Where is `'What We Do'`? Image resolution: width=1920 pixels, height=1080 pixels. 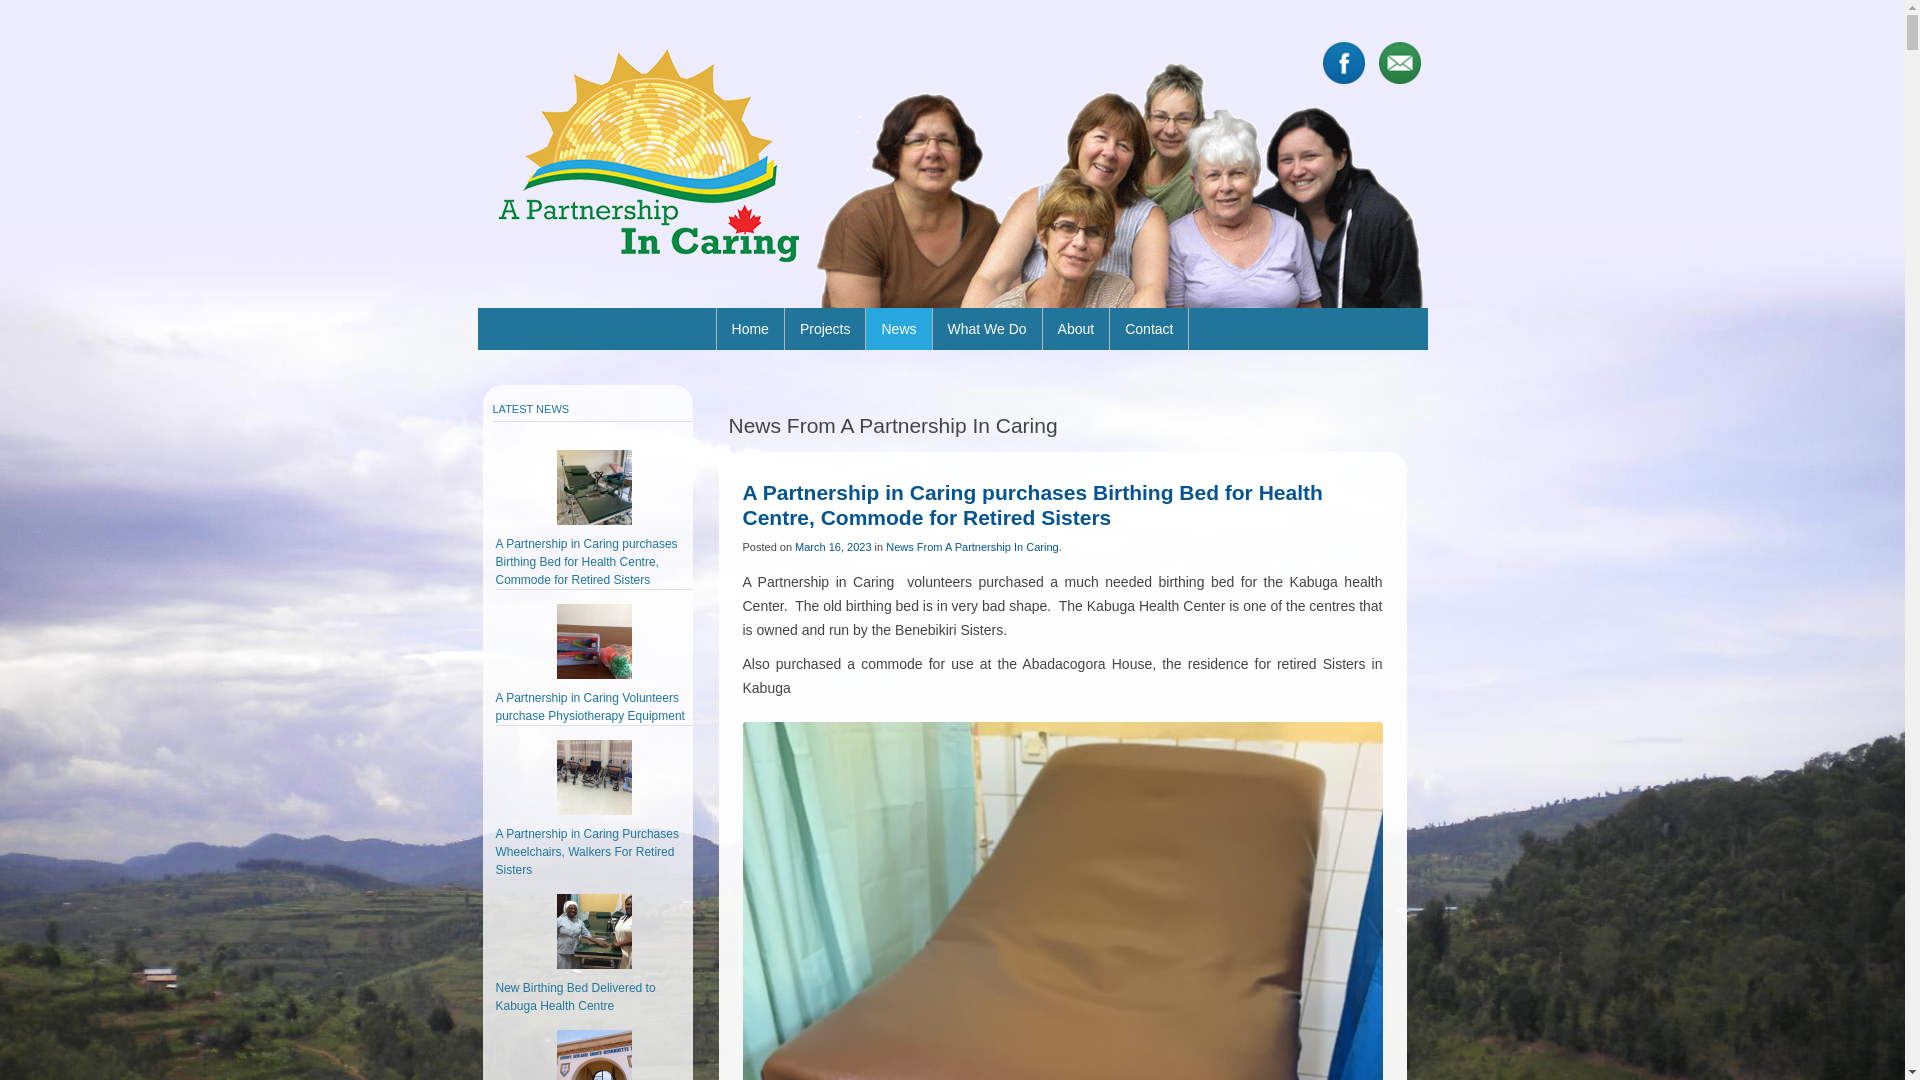
'What We Do' is located at coordinates (986, 327).